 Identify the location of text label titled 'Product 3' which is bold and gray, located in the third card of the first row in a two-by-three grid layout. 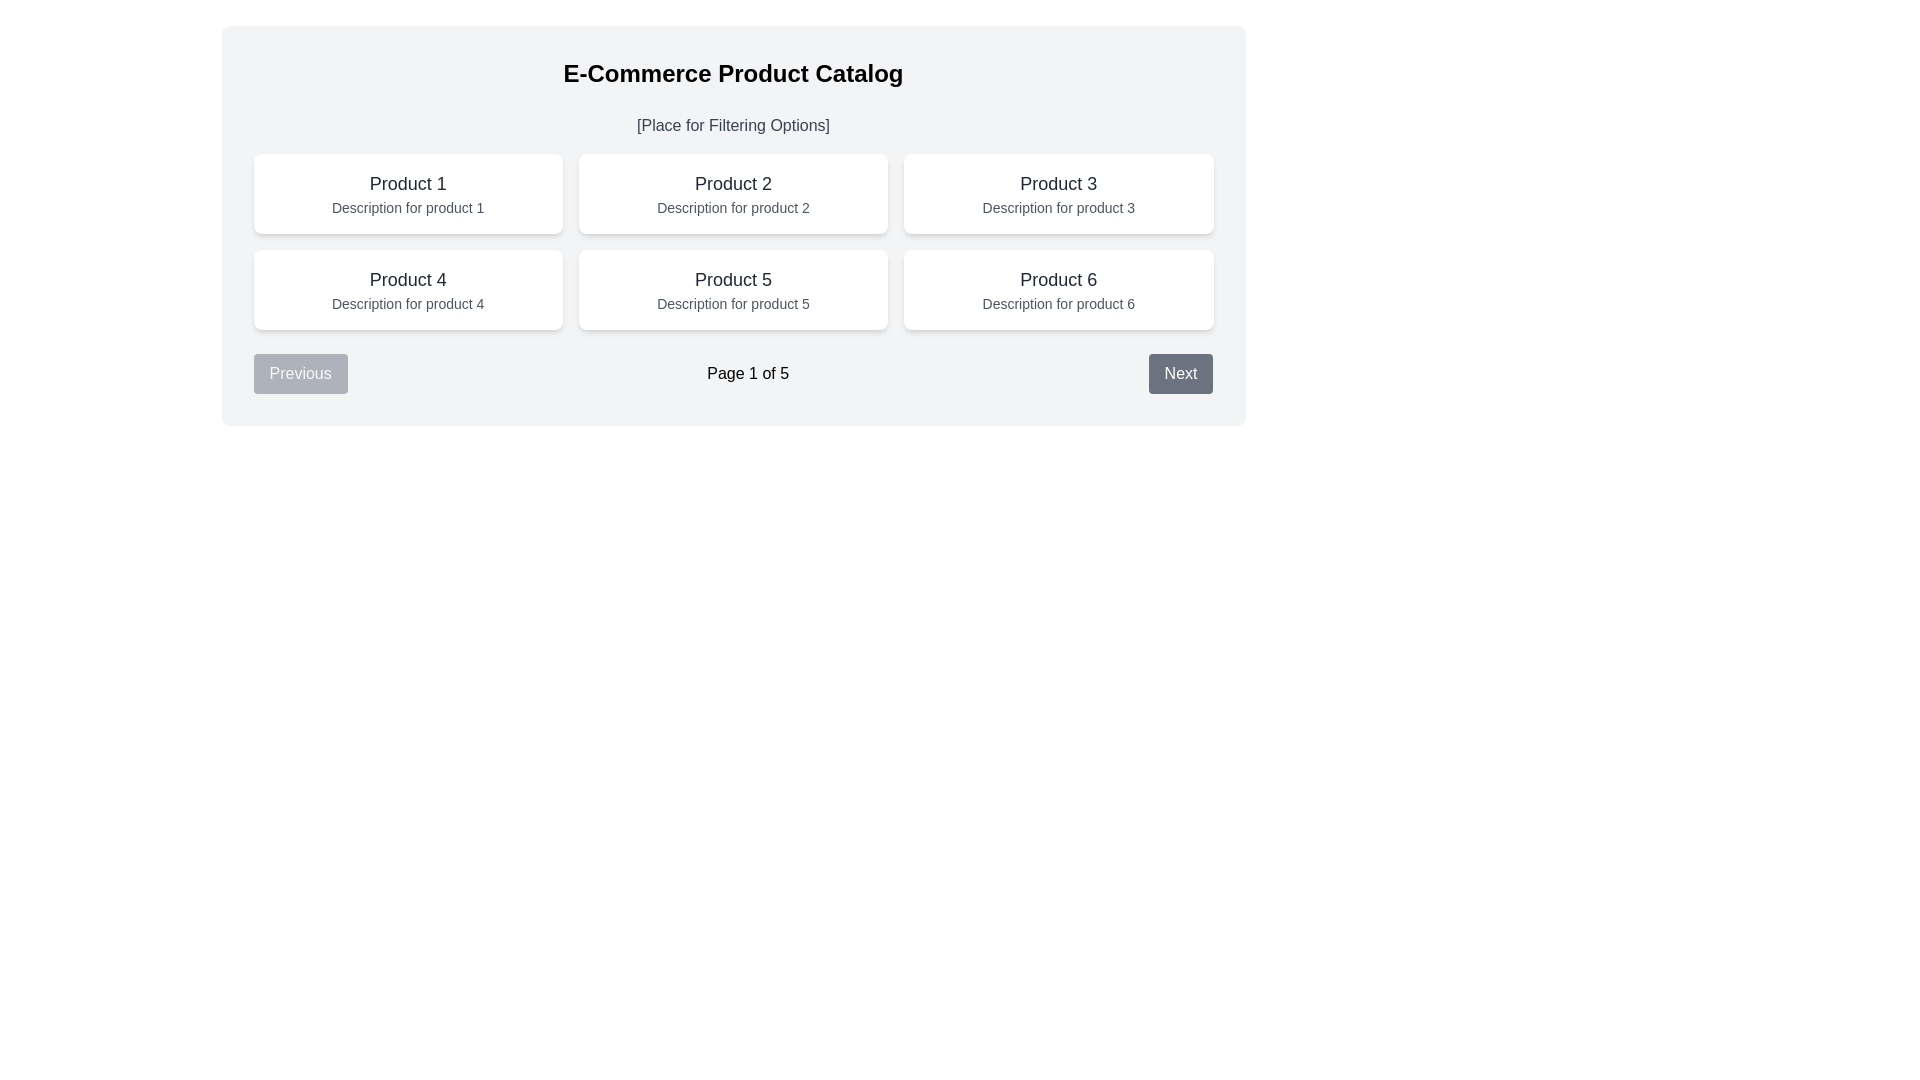
(1057, 184).